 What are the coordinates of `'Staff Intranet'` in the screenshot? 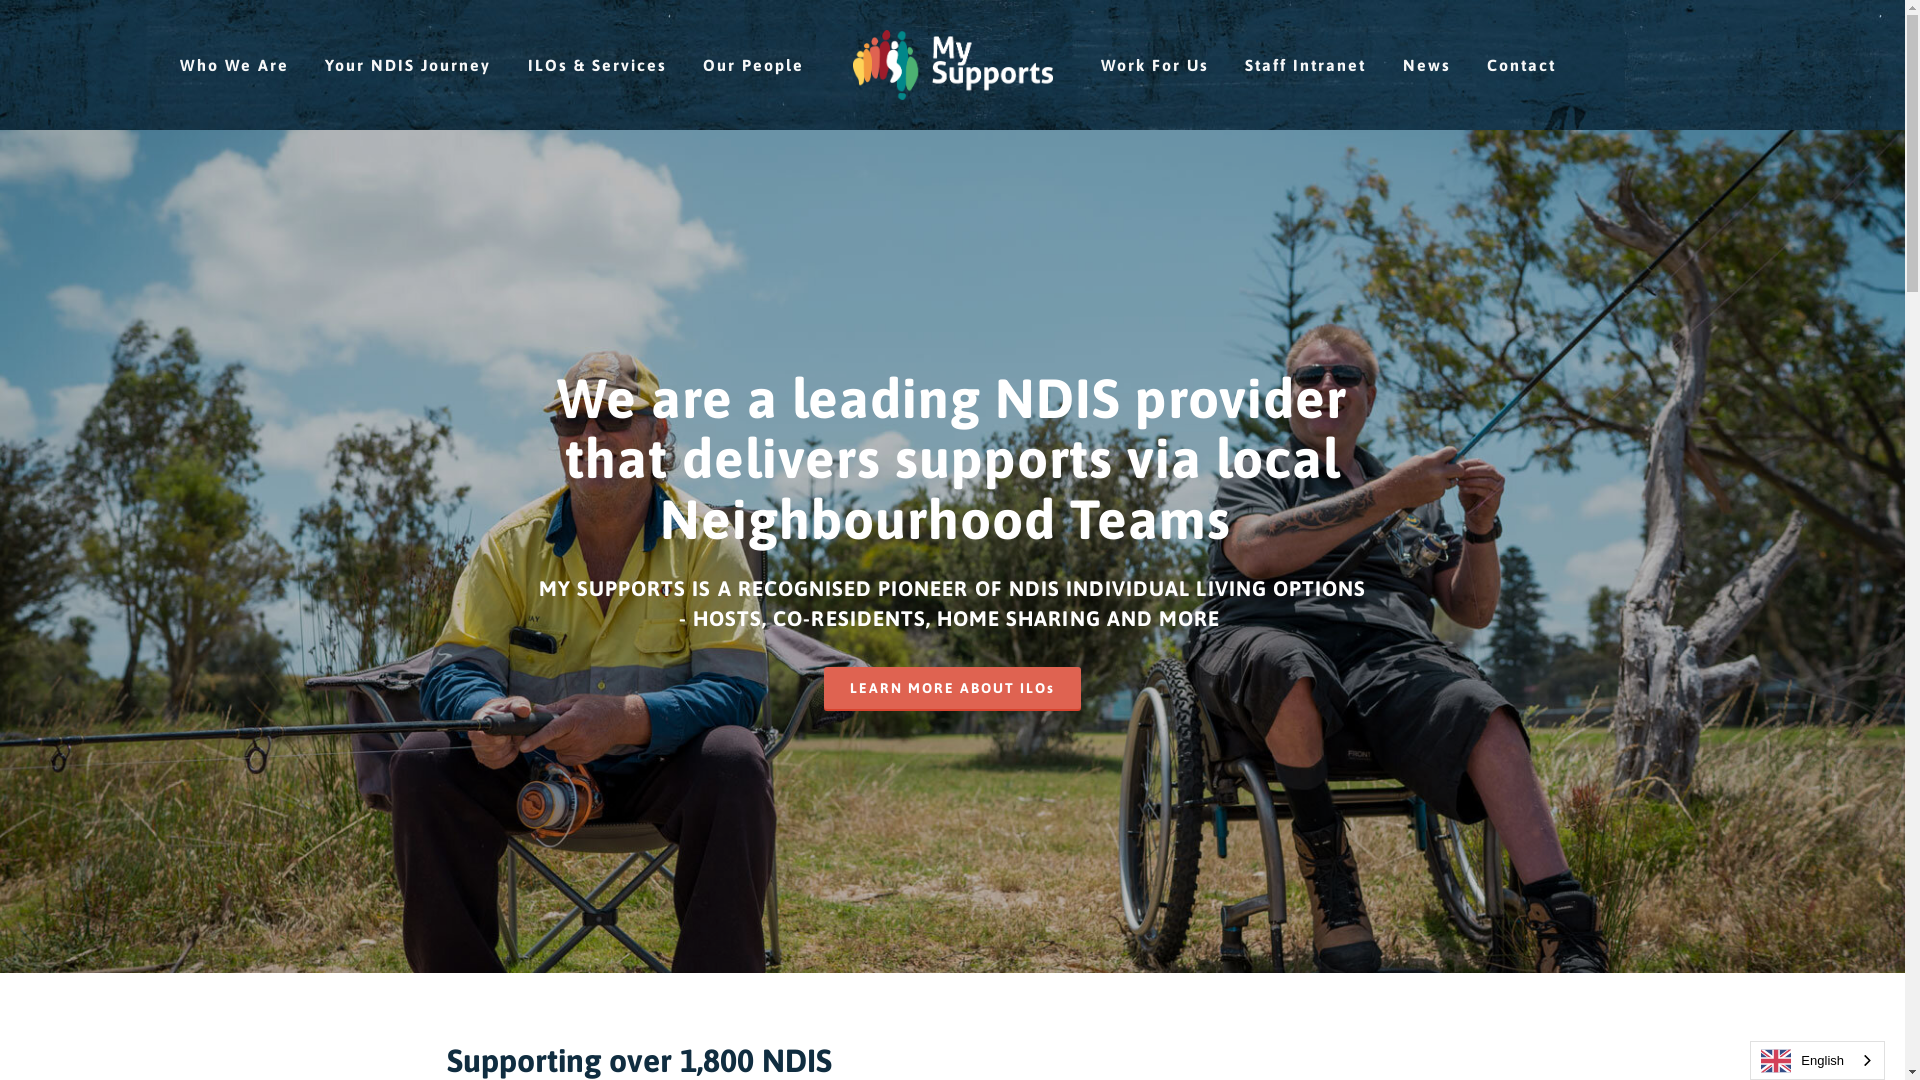 It's located at (1305, 64).